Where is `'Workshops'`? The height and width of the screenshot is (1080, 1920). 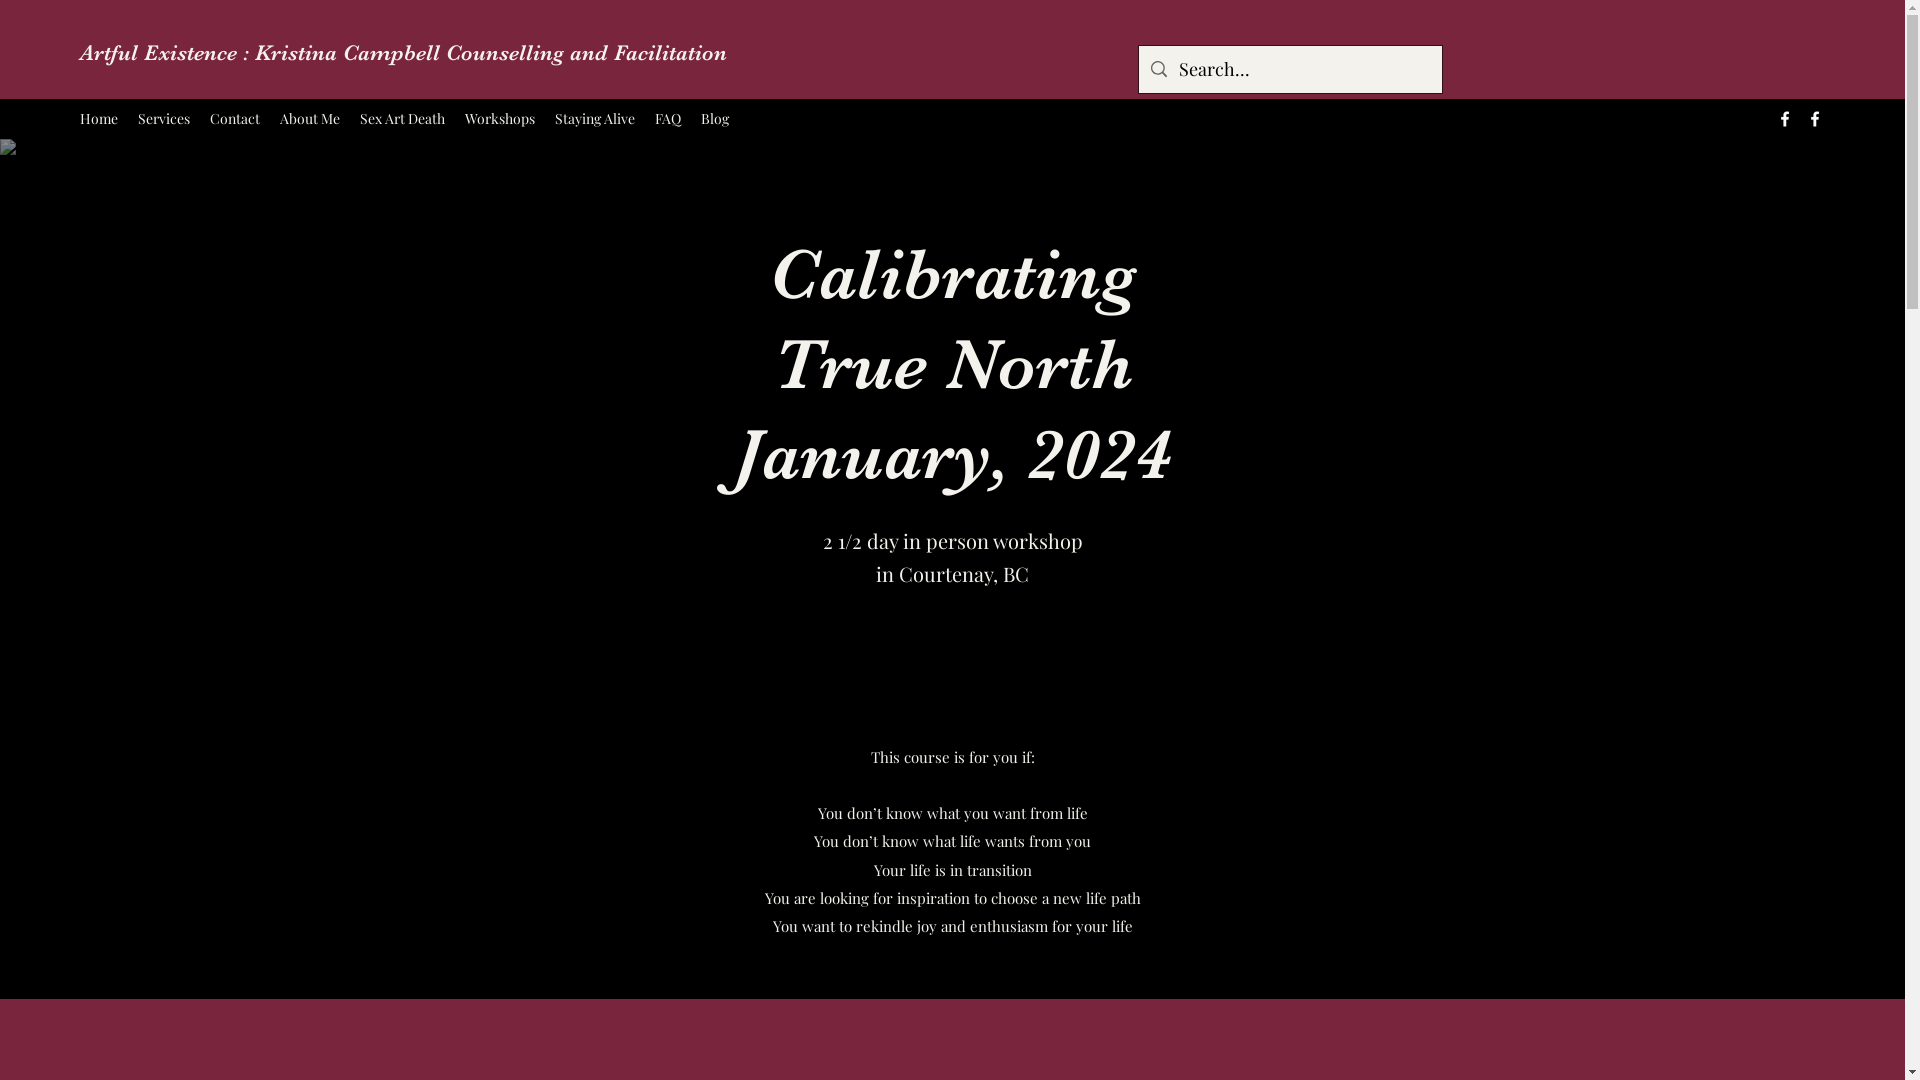
'Workshops' is located at coordinates (499, 119).